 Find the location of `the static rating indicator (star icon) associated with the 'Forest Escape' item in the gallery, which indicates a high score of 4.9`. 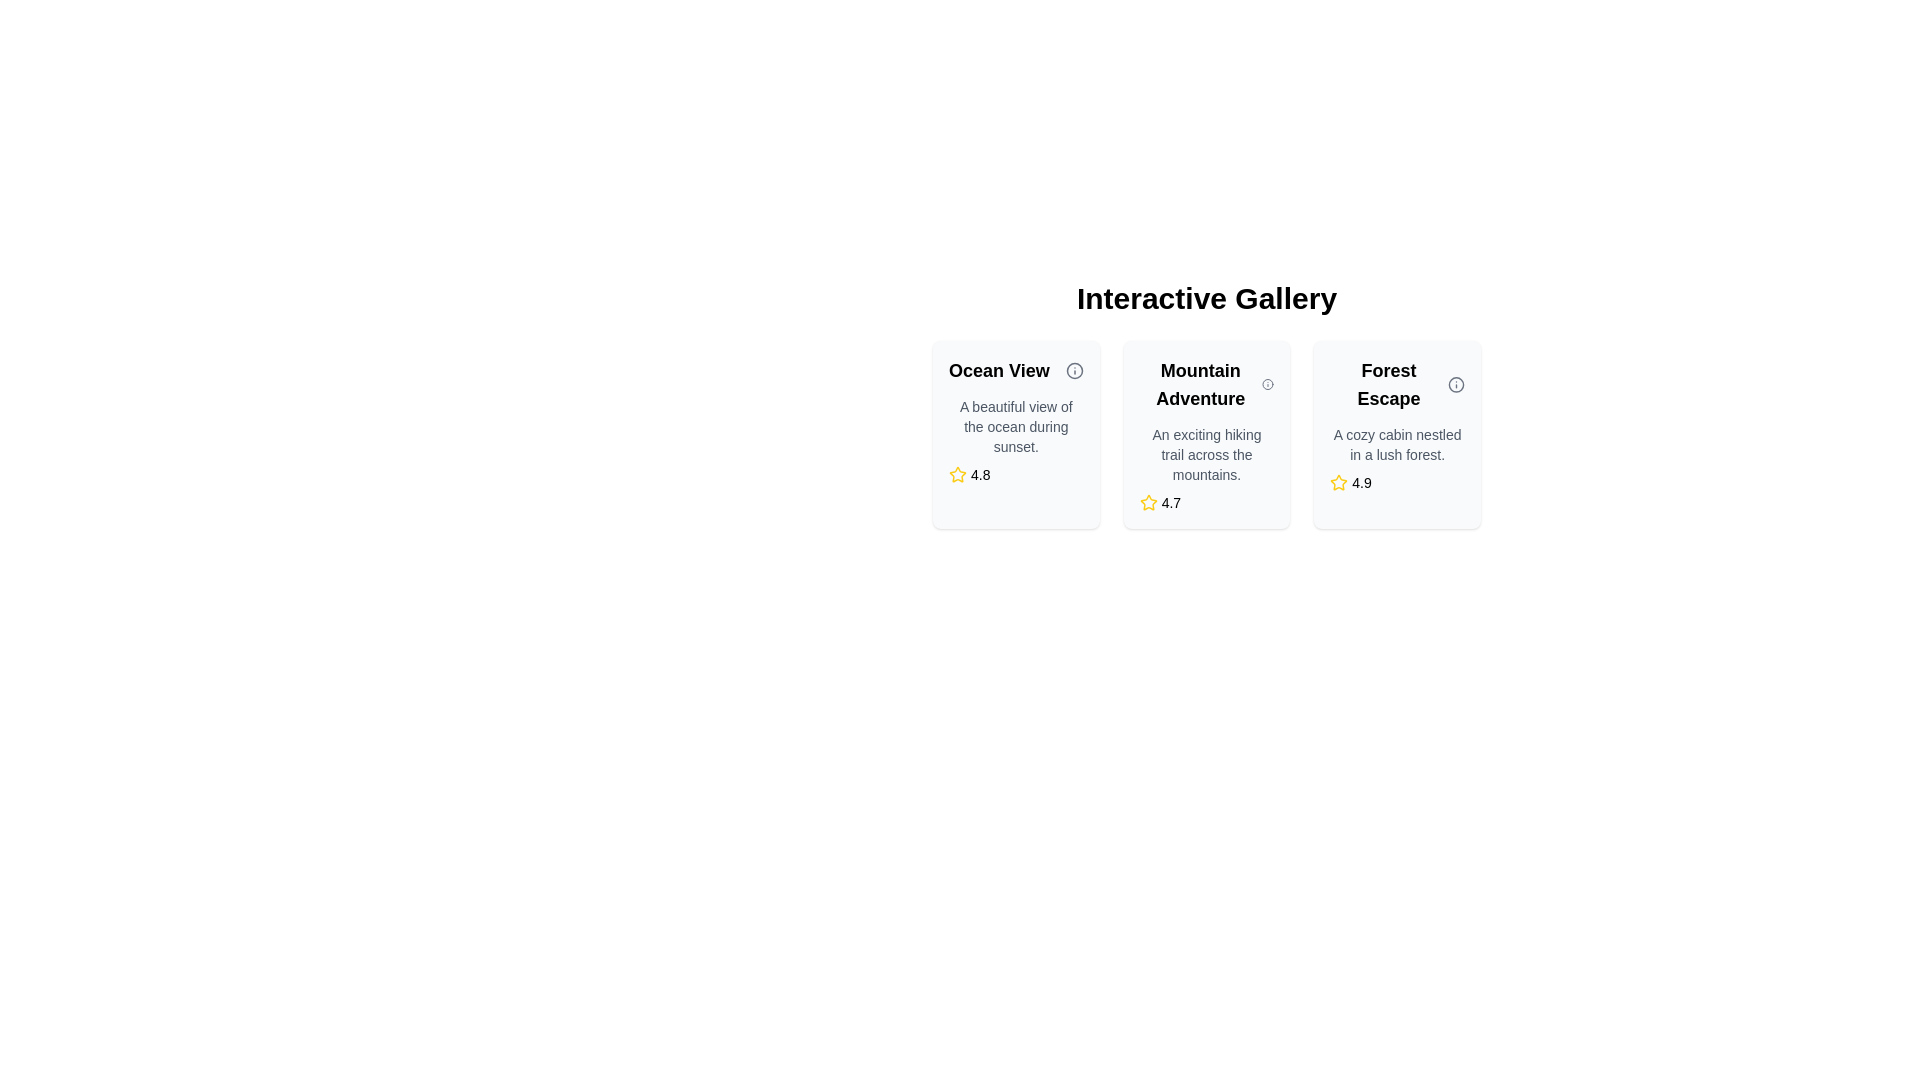

the static rating indicator (star icon) associated with the 'Forest Escape' item in the gallery, which indicates a high score of 4.9 is located at coordinates (1339, 482).